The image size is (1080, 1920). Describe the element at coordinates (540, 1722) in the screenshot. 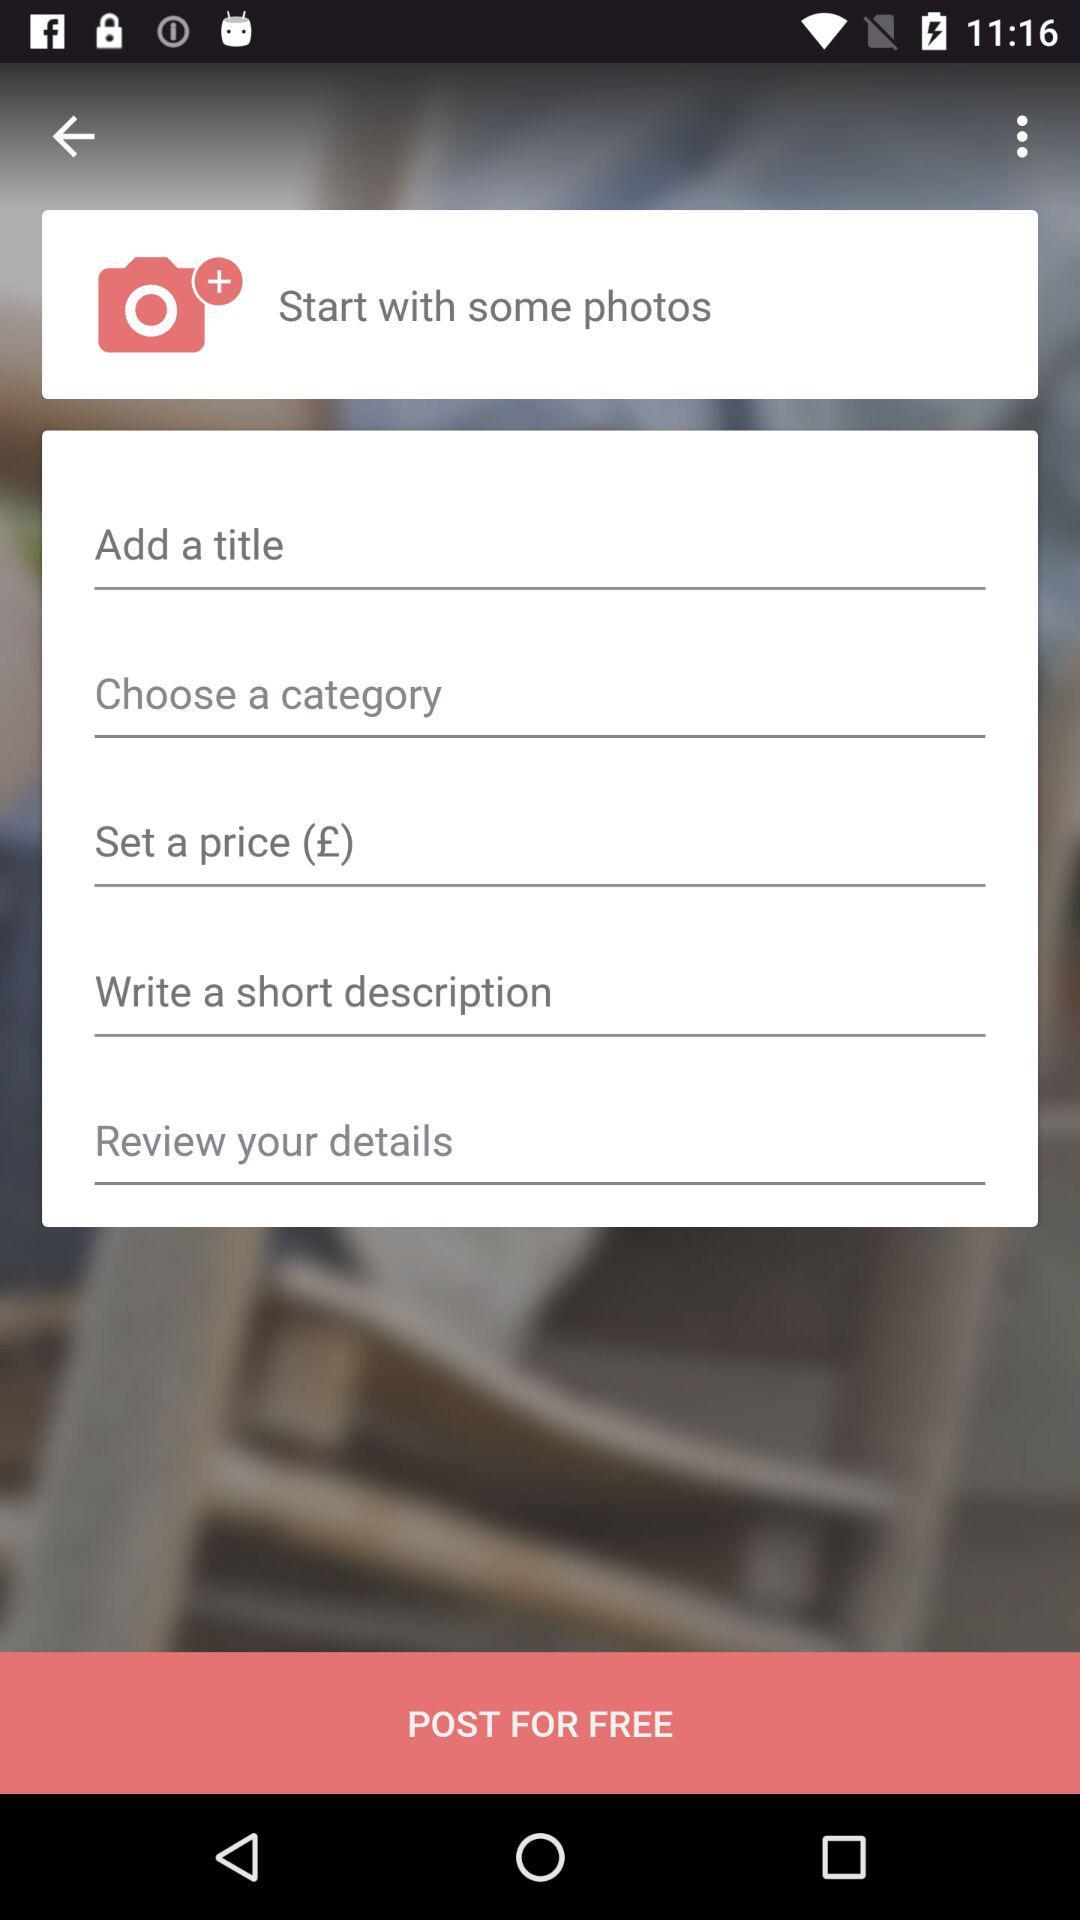

I see `the post for free` at that location.